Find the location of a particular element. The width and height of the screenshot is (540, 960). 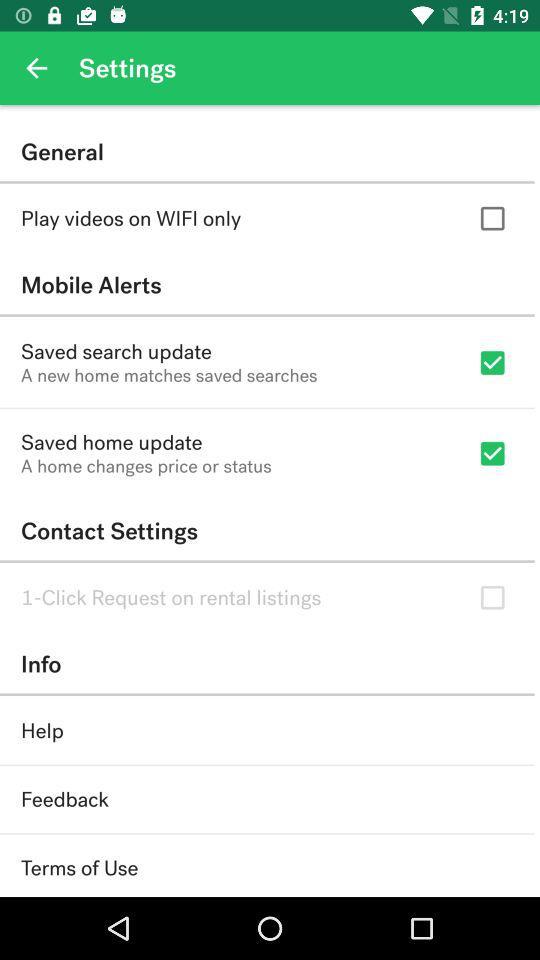

the help item is located at coordinates (42, 730).